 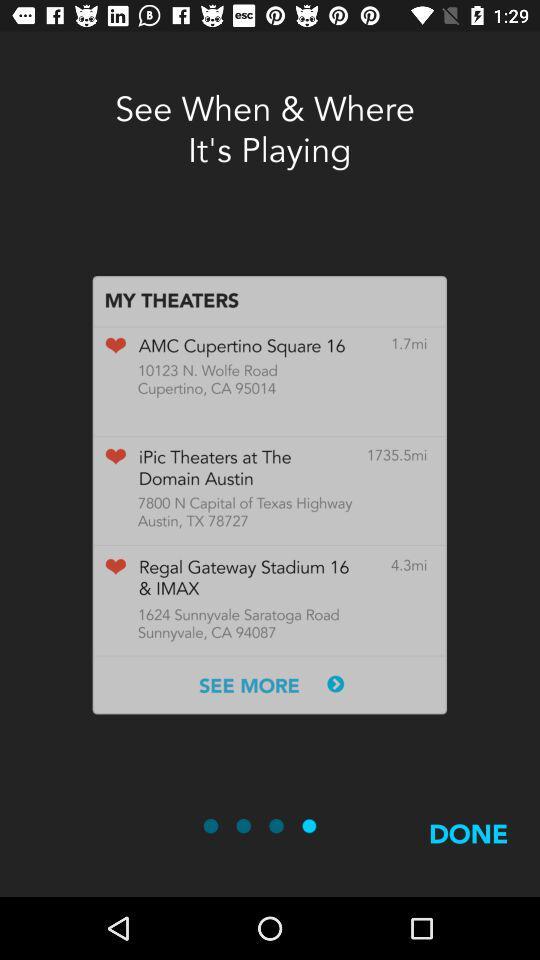 I want to click on item at the bottom right corner, so click(x=468, y=856).